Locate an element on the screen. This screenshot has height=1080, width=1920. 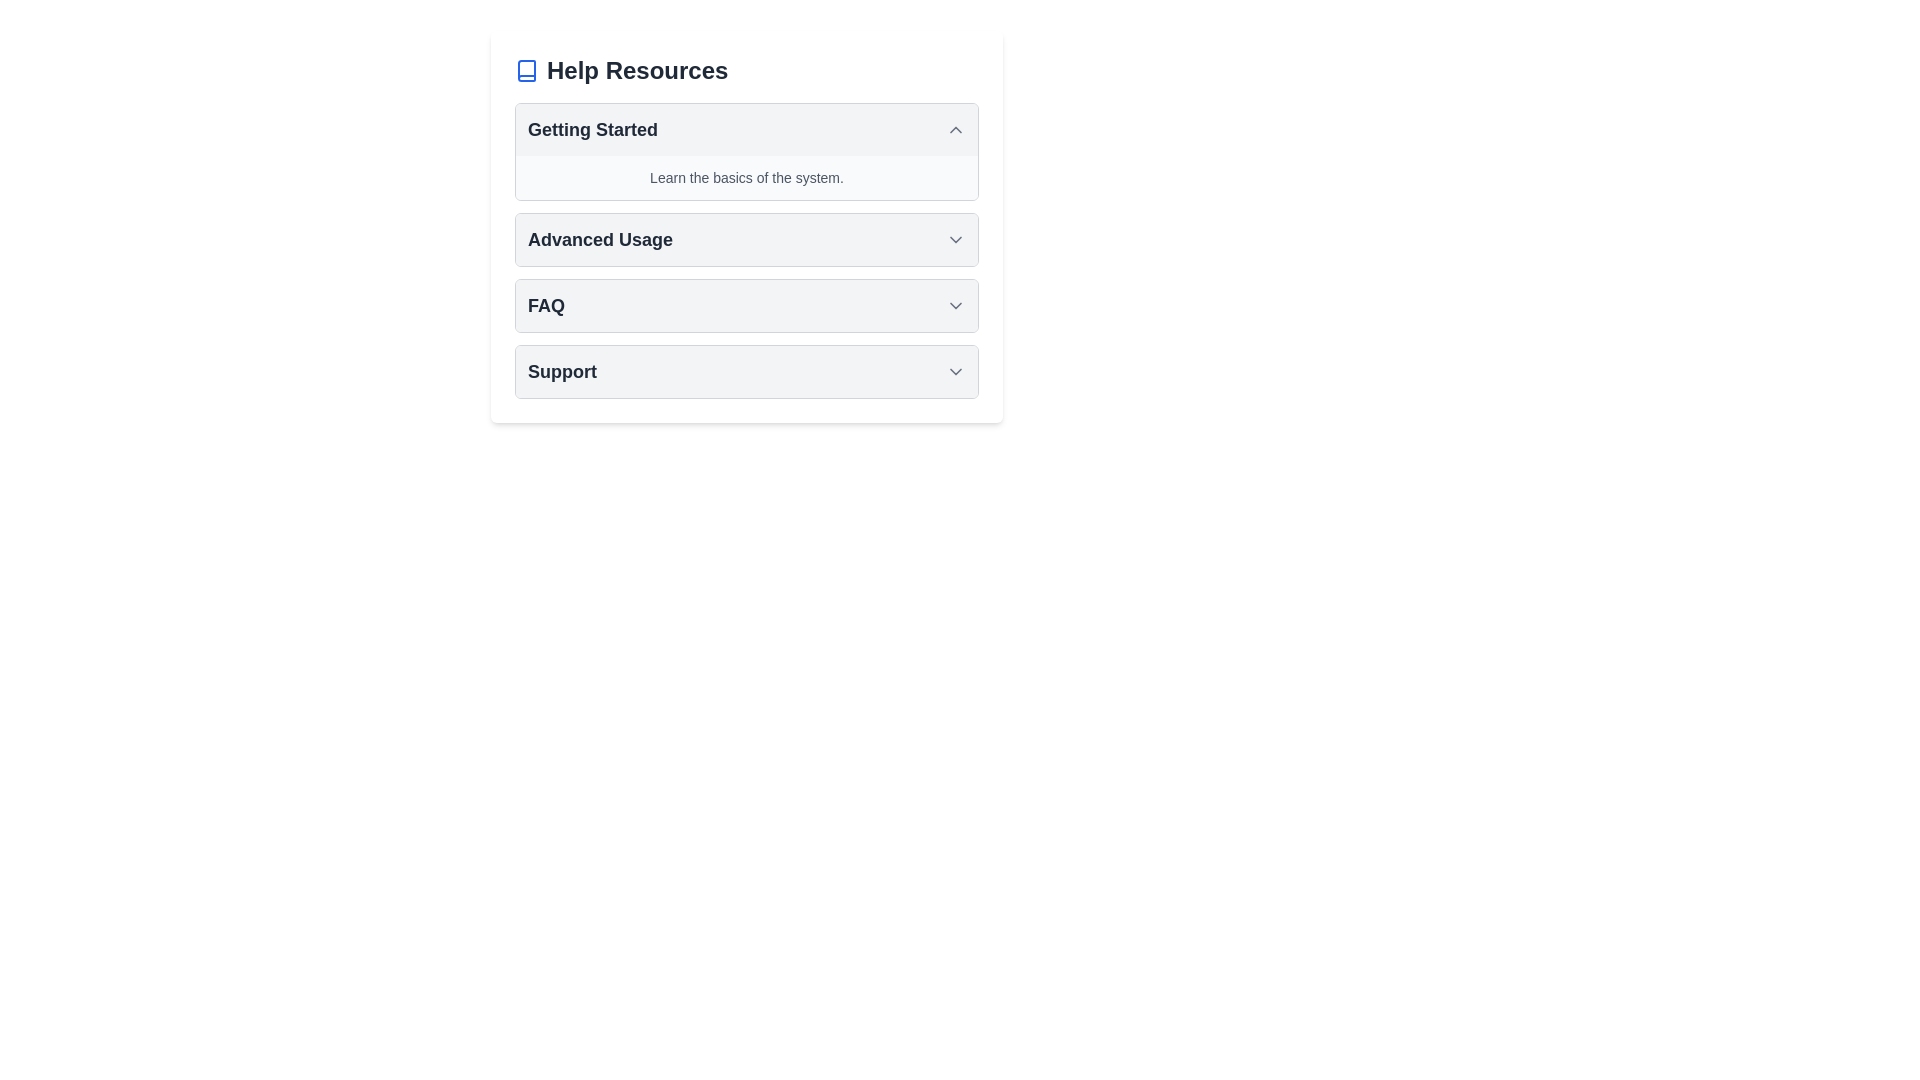
the Dropdown arrow icon at the far right end of the 'Advanced Usage' header is located at coordinates (954, 238).